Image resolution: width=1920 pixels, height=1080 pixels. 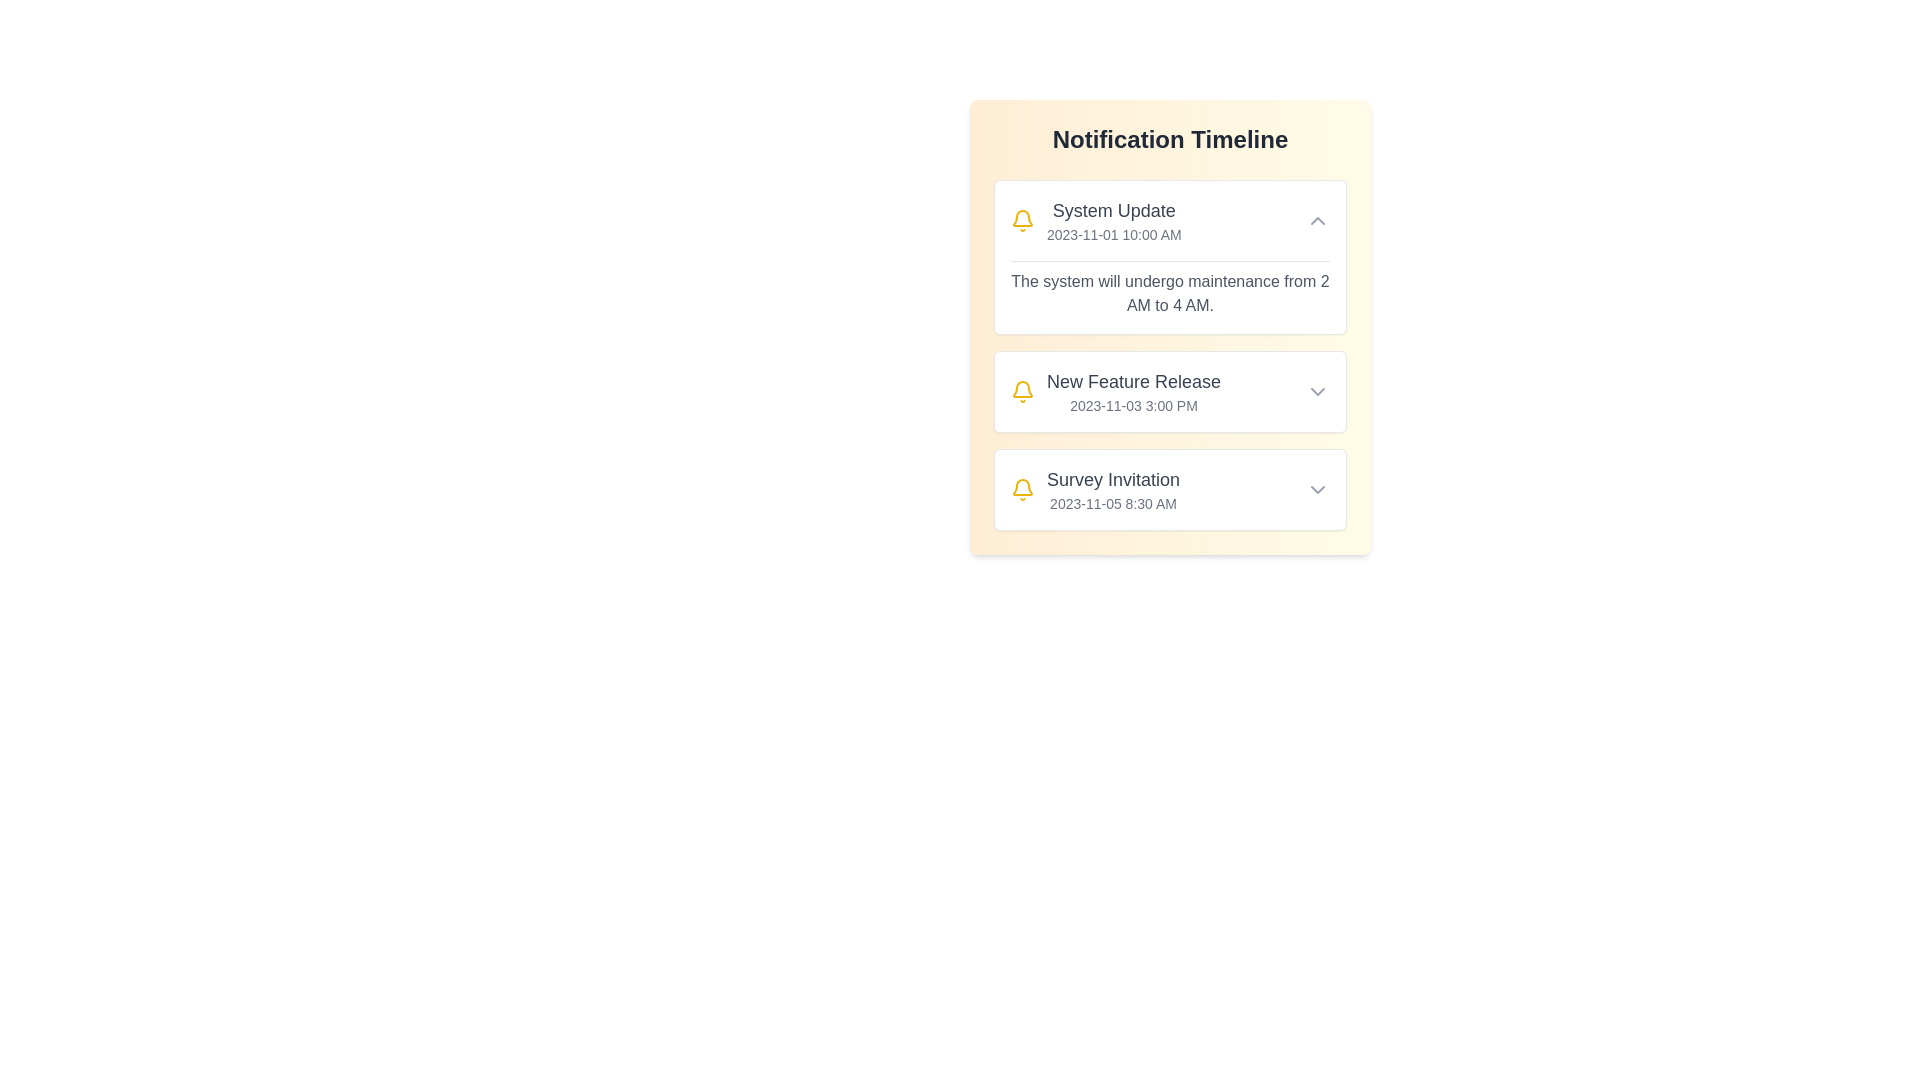 What do you see at coordinates (1094, 489) in the screenshot?
I see `details of the 'Survey Invitation' notification item, which is the third entry in the notification timeline` at bounding box center [1094, 489].